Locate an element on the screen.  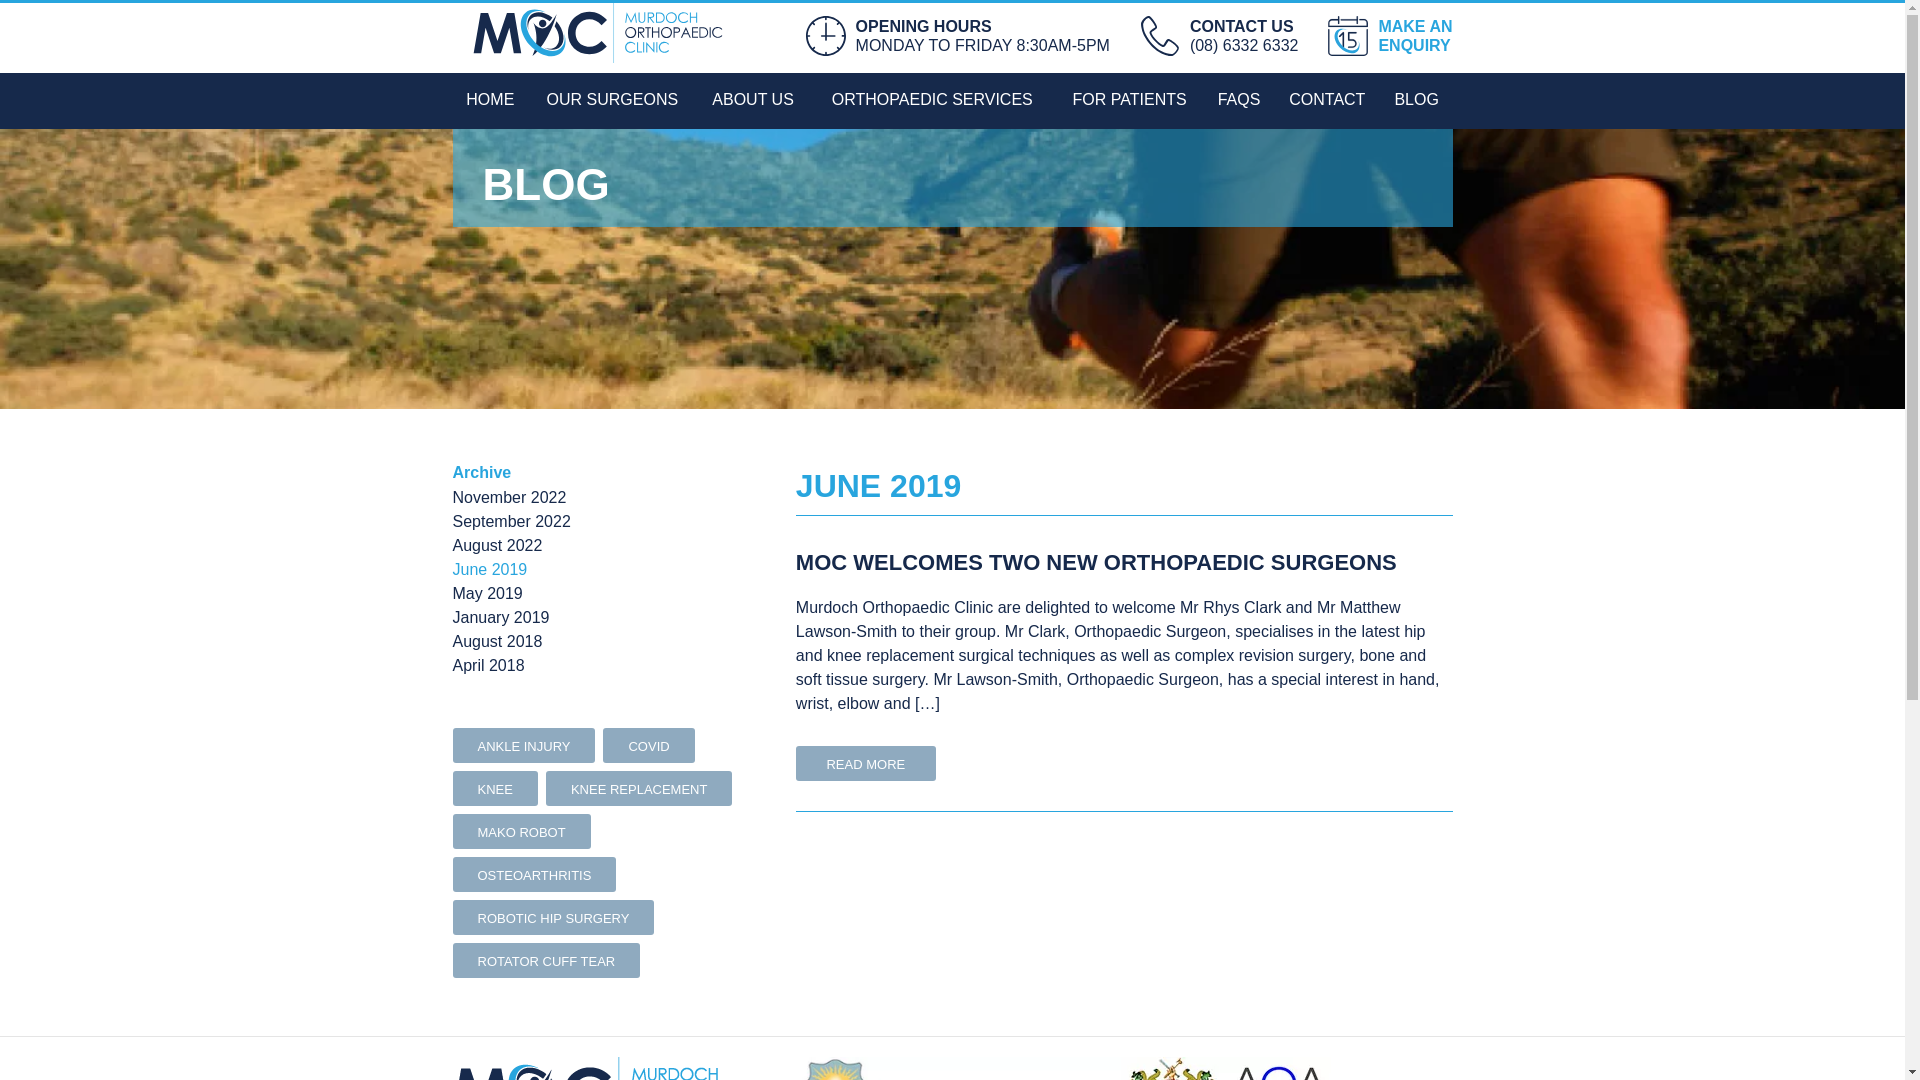
'HOME' is located at coordinates (489, 100).